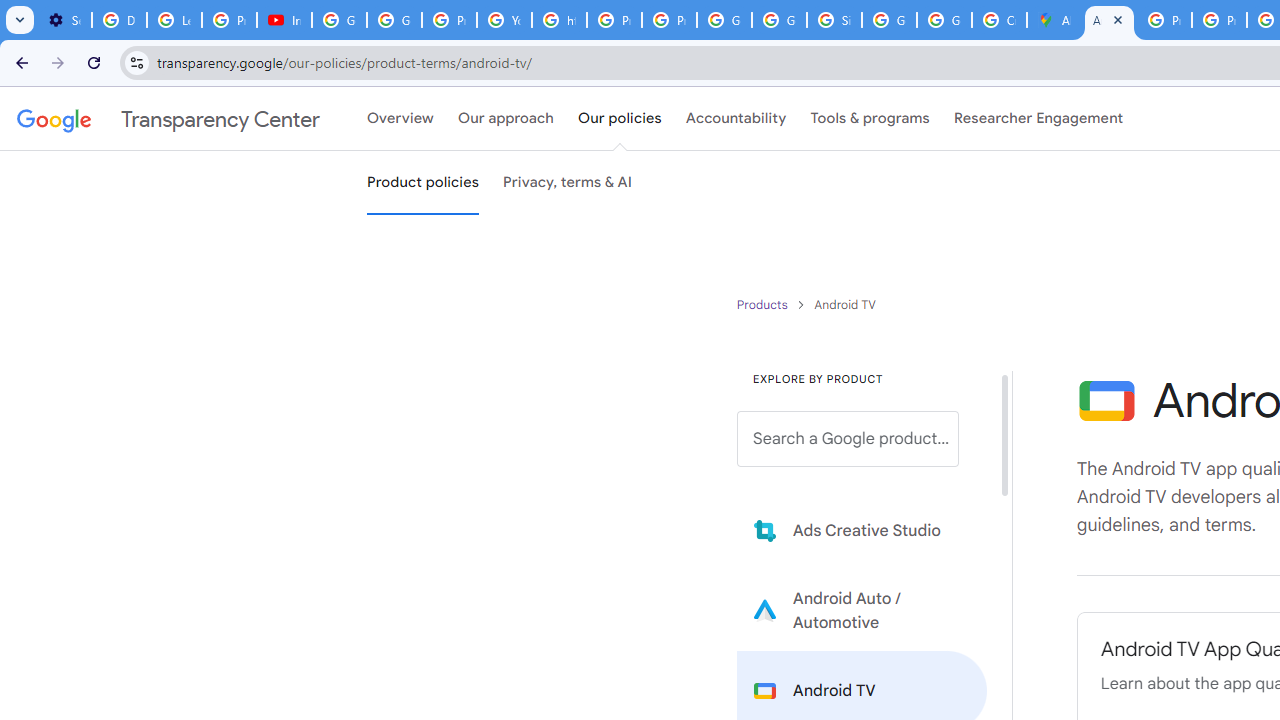  Describe the element at coordinates (1108, 20) in the screenshot. I see `'Android TV Policies and Guidelines - Transparency Center'` at that location.